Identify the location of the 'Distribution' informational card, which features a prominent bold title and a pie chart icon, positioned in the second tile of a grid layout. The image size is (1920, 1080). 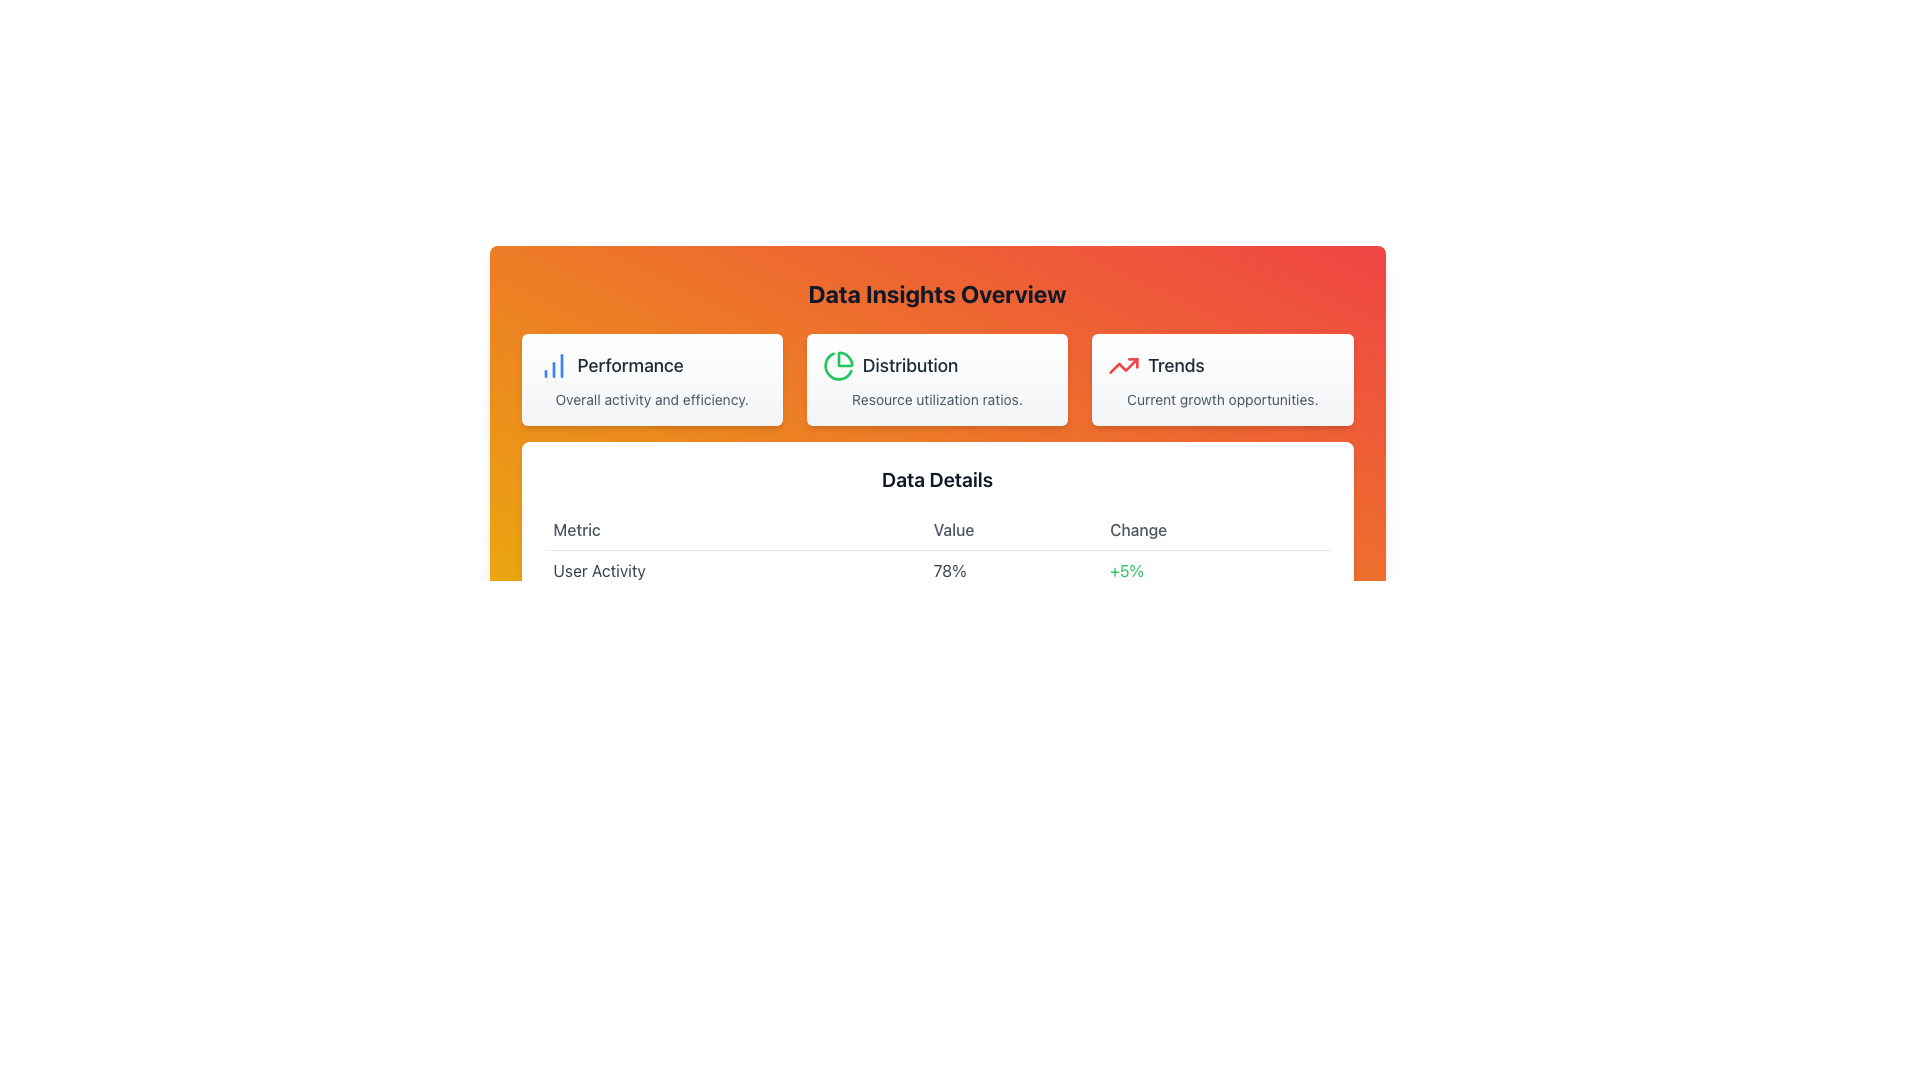
(936, 380).